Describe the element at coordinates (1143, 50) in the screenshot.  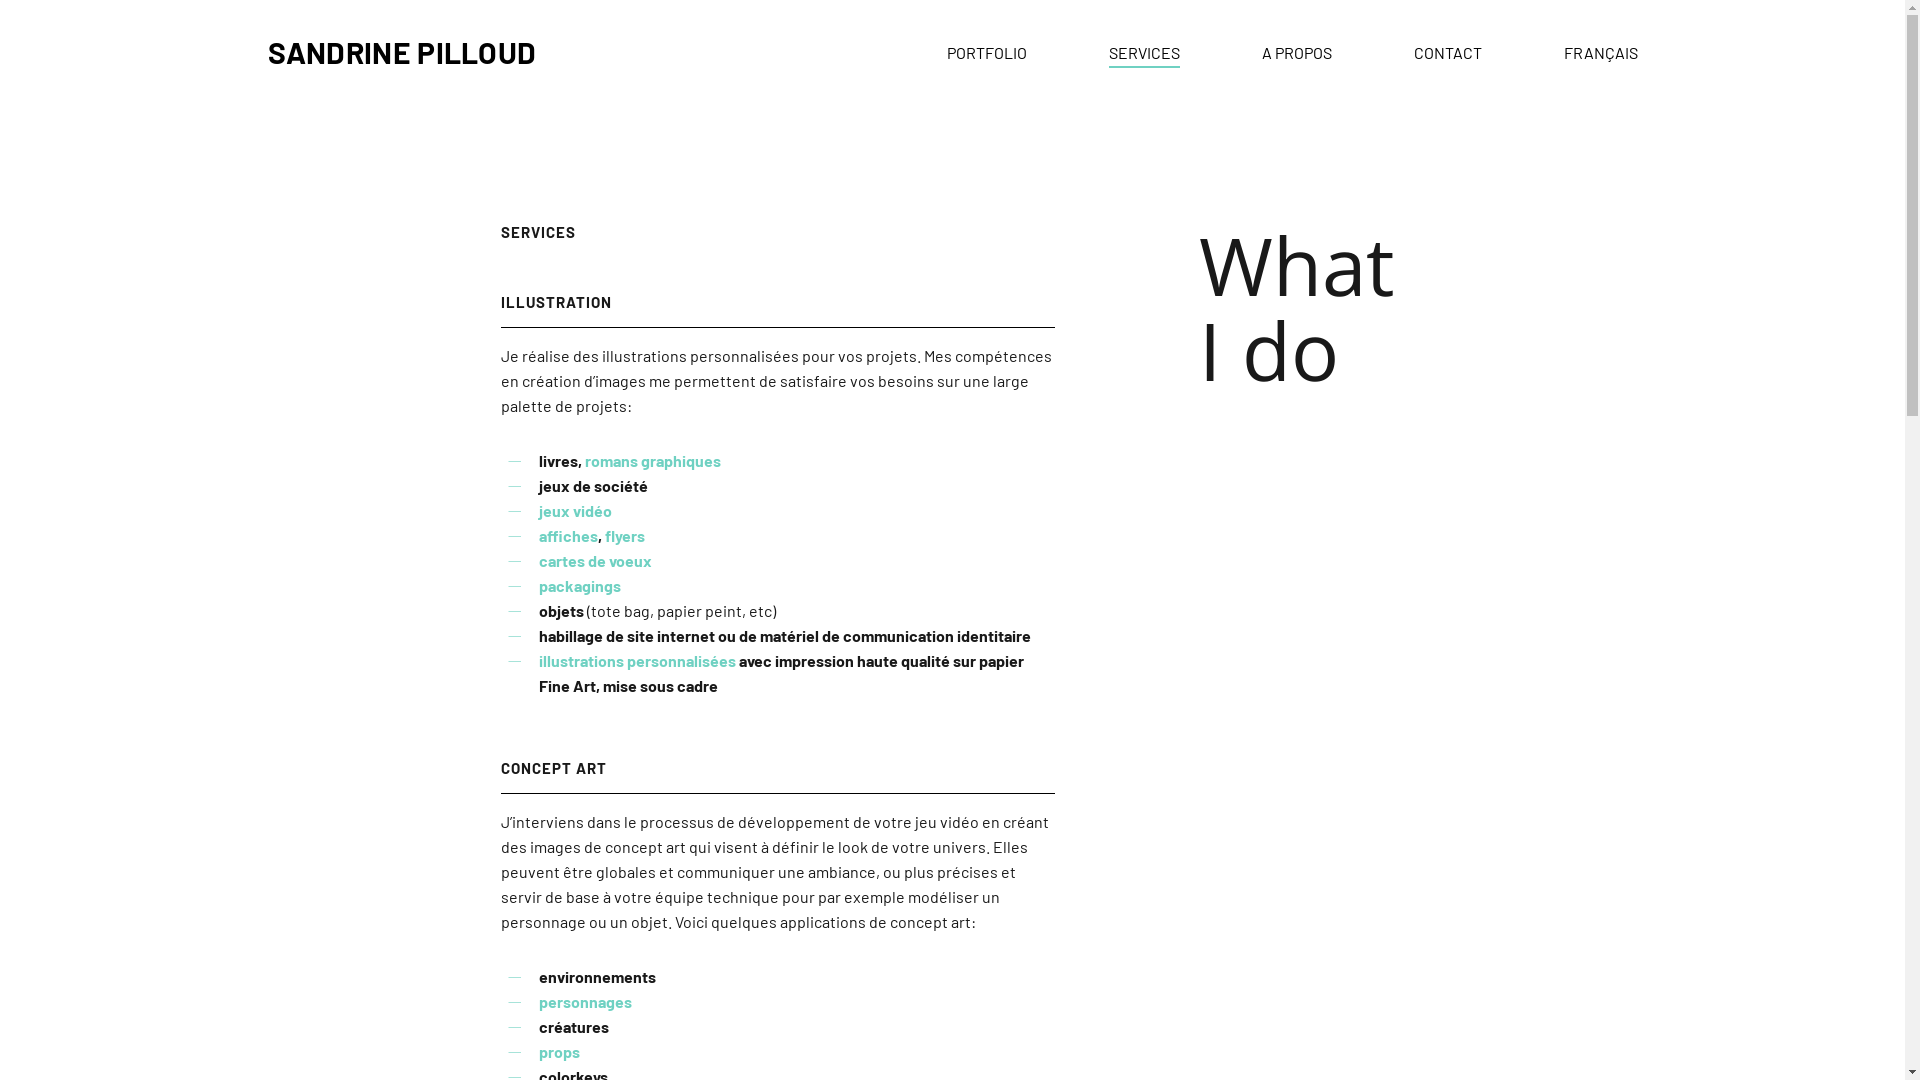
I see `'SERVICES'` at that location.